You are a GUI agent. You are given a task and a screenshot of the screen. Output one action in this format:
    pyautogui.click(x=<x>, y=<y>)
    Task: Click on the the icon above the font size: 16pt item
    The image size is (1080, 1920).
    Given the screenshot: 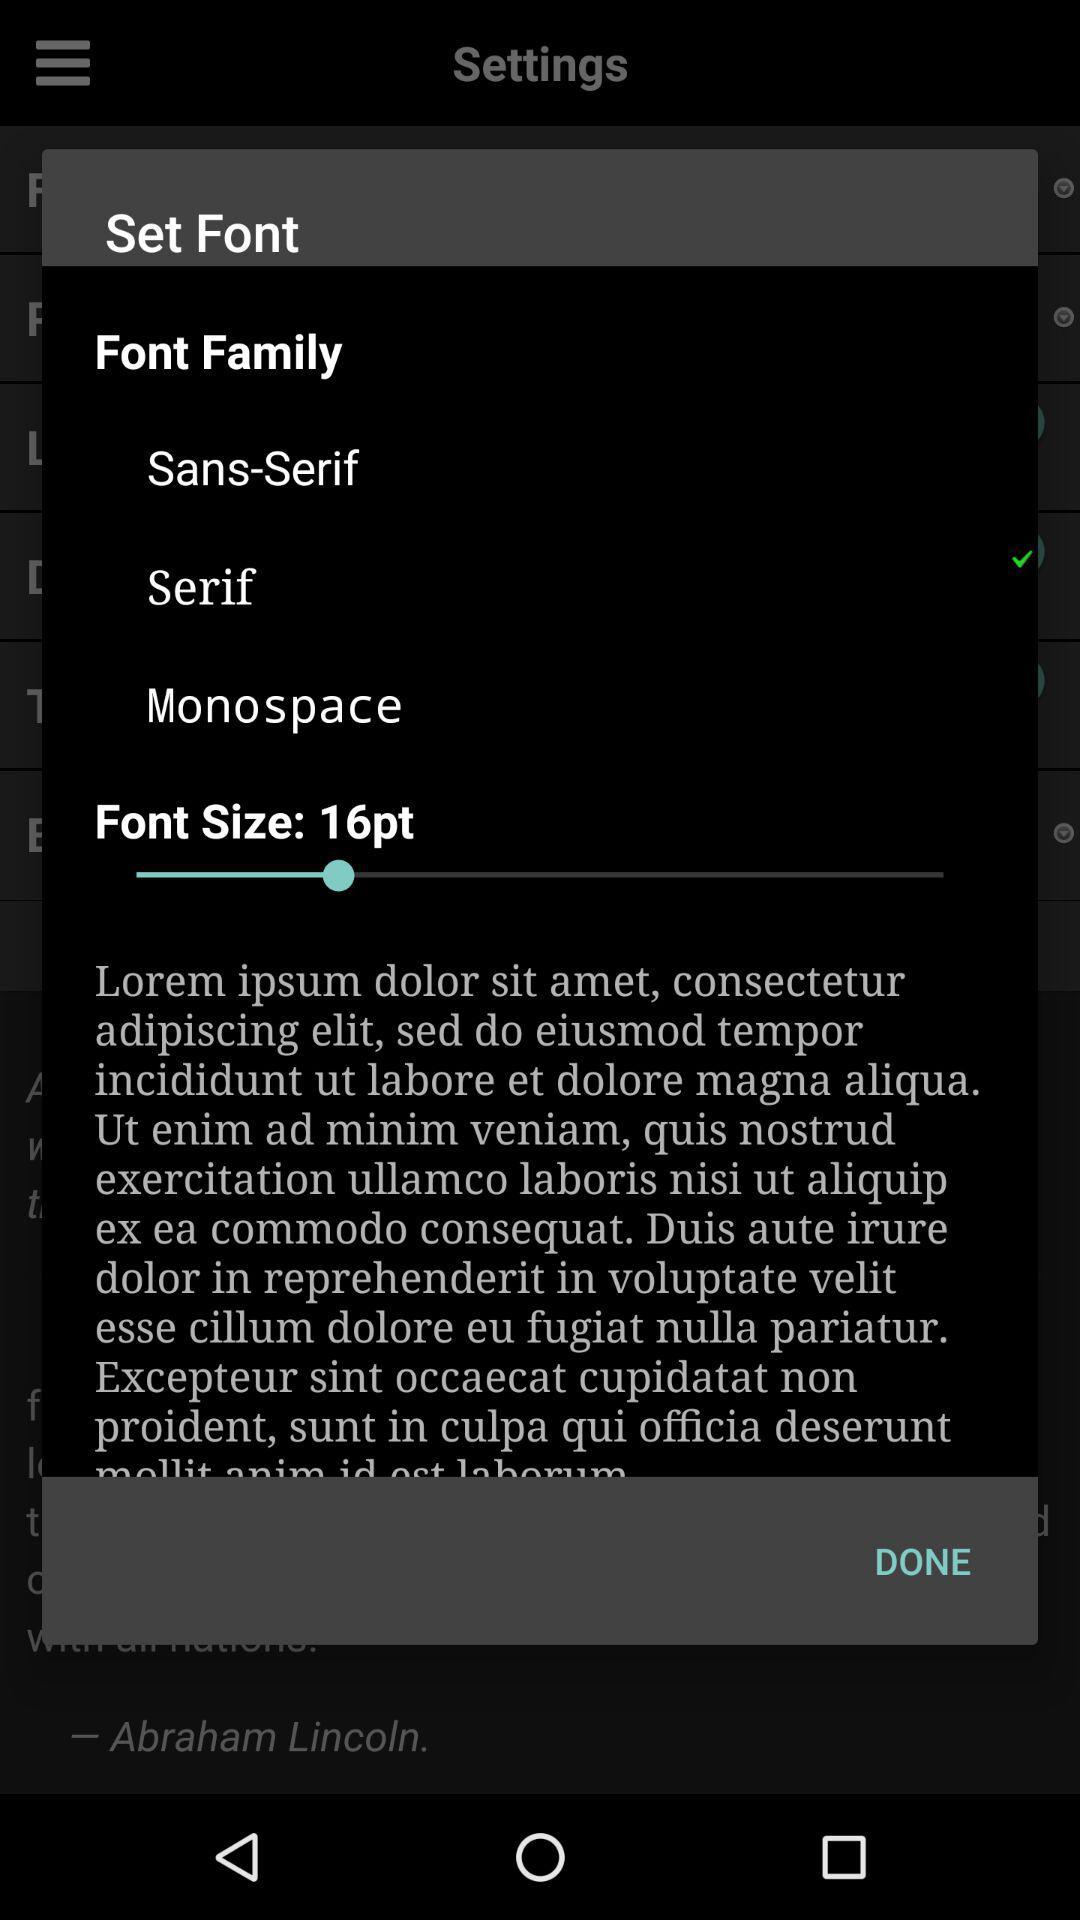 What is the action you would take?
    pyautogui.click(x=1021, y=559)
    